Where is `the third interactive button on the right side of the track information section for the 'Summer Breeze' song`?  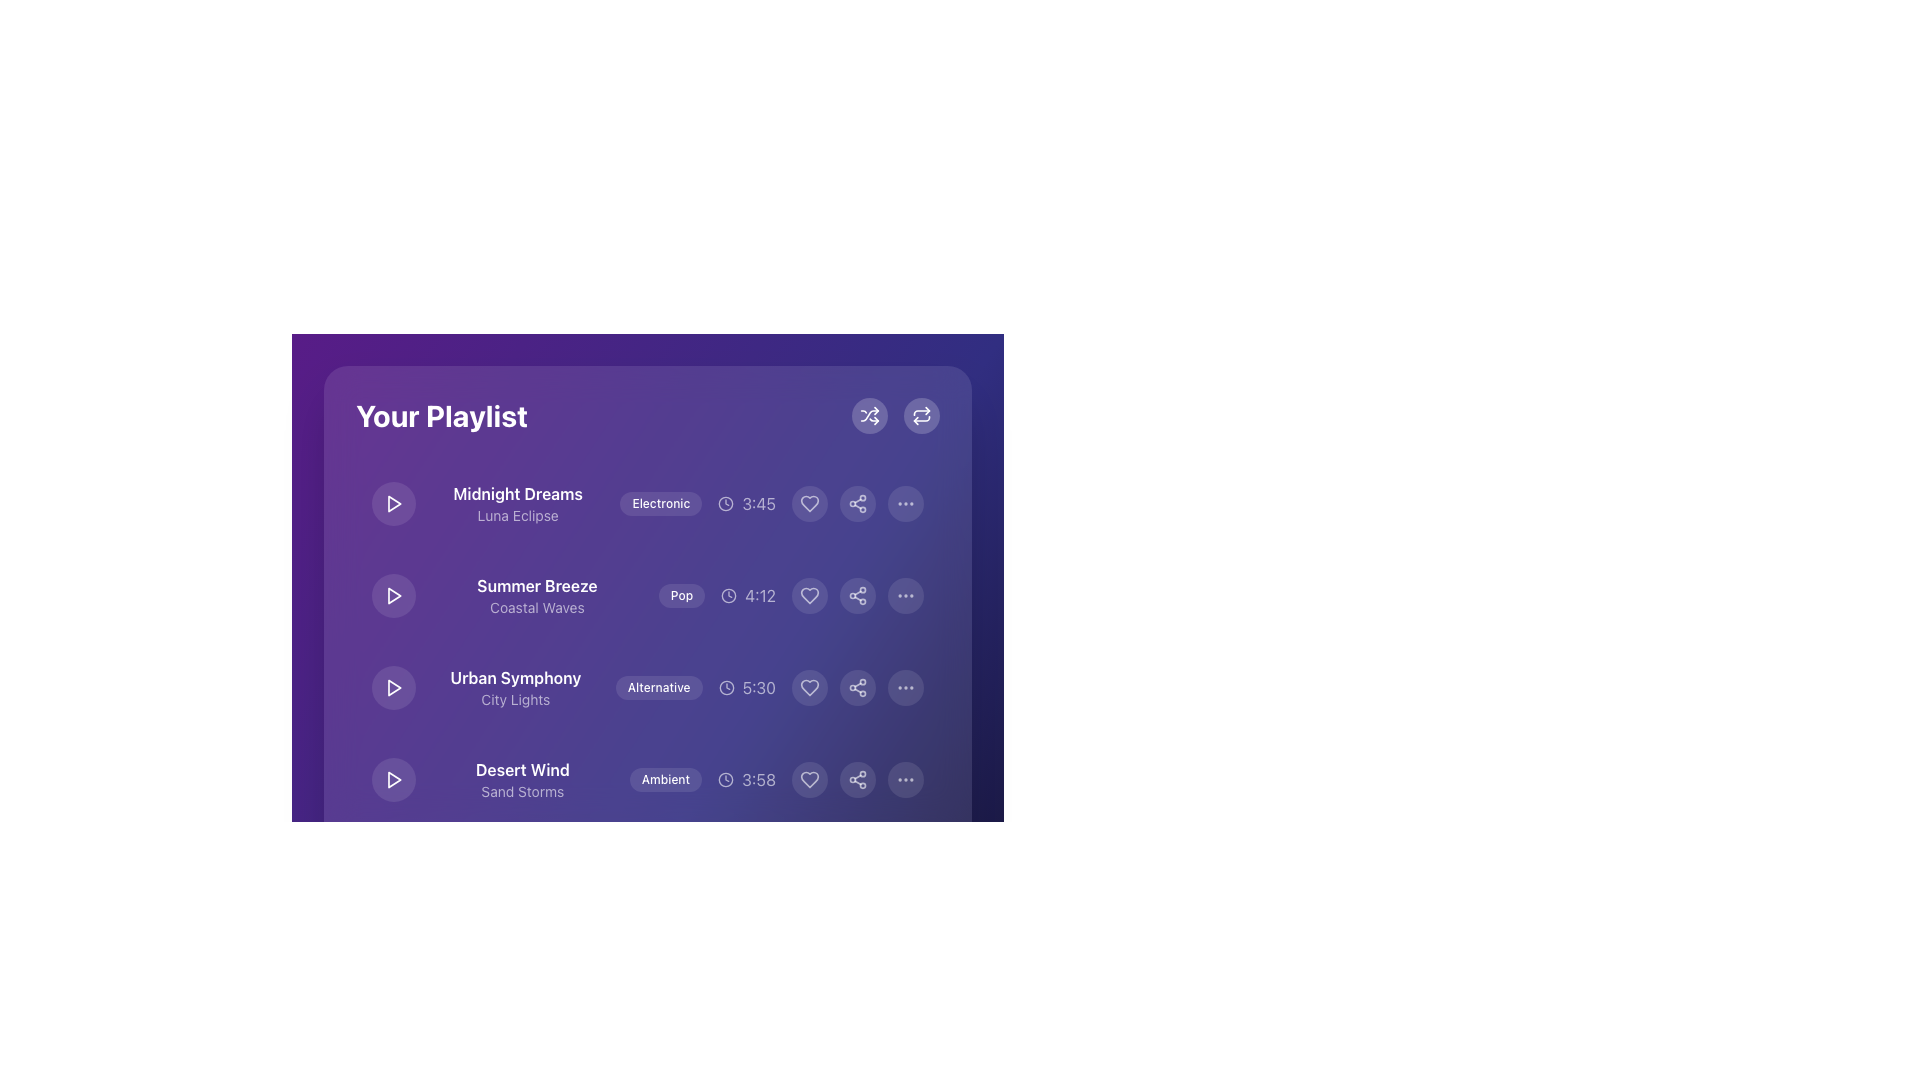
the third interactive button on the right side of the track information section for the 'Summer Breeze' song is located at coordinates (858, 595).